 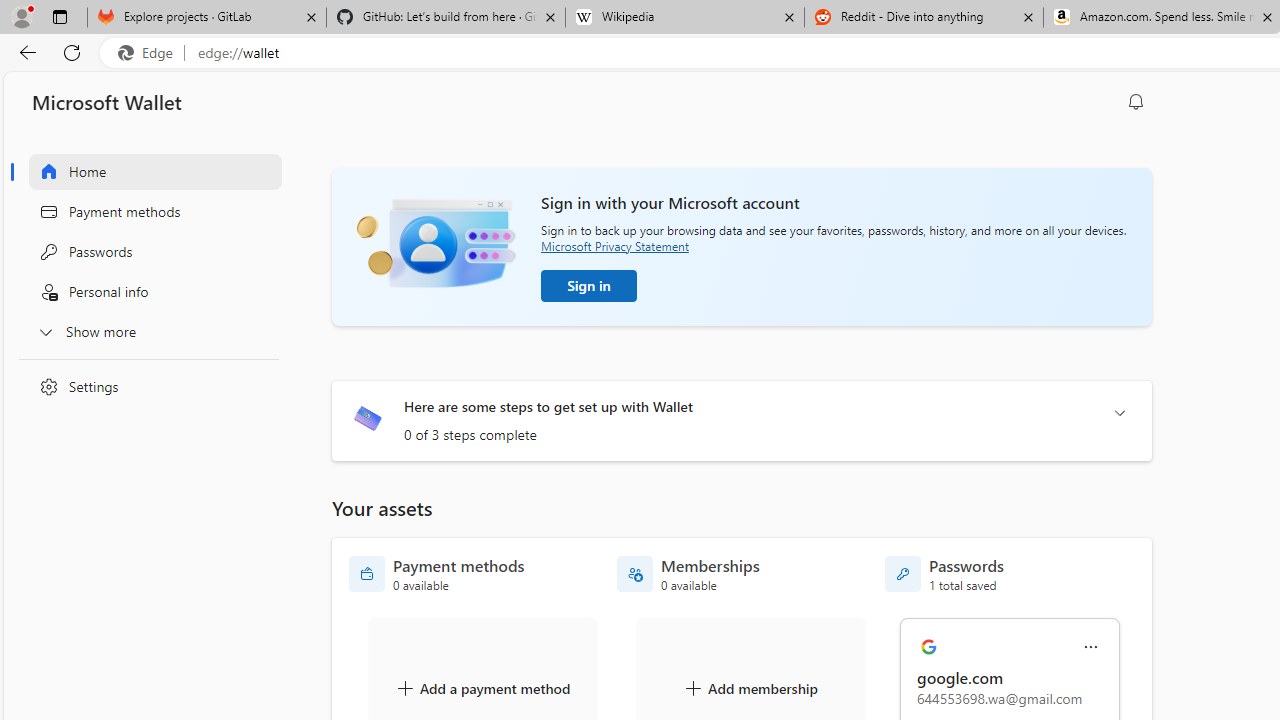 I want to click on 'Microsoft Privacy Statement', so click(x=614, y=245).